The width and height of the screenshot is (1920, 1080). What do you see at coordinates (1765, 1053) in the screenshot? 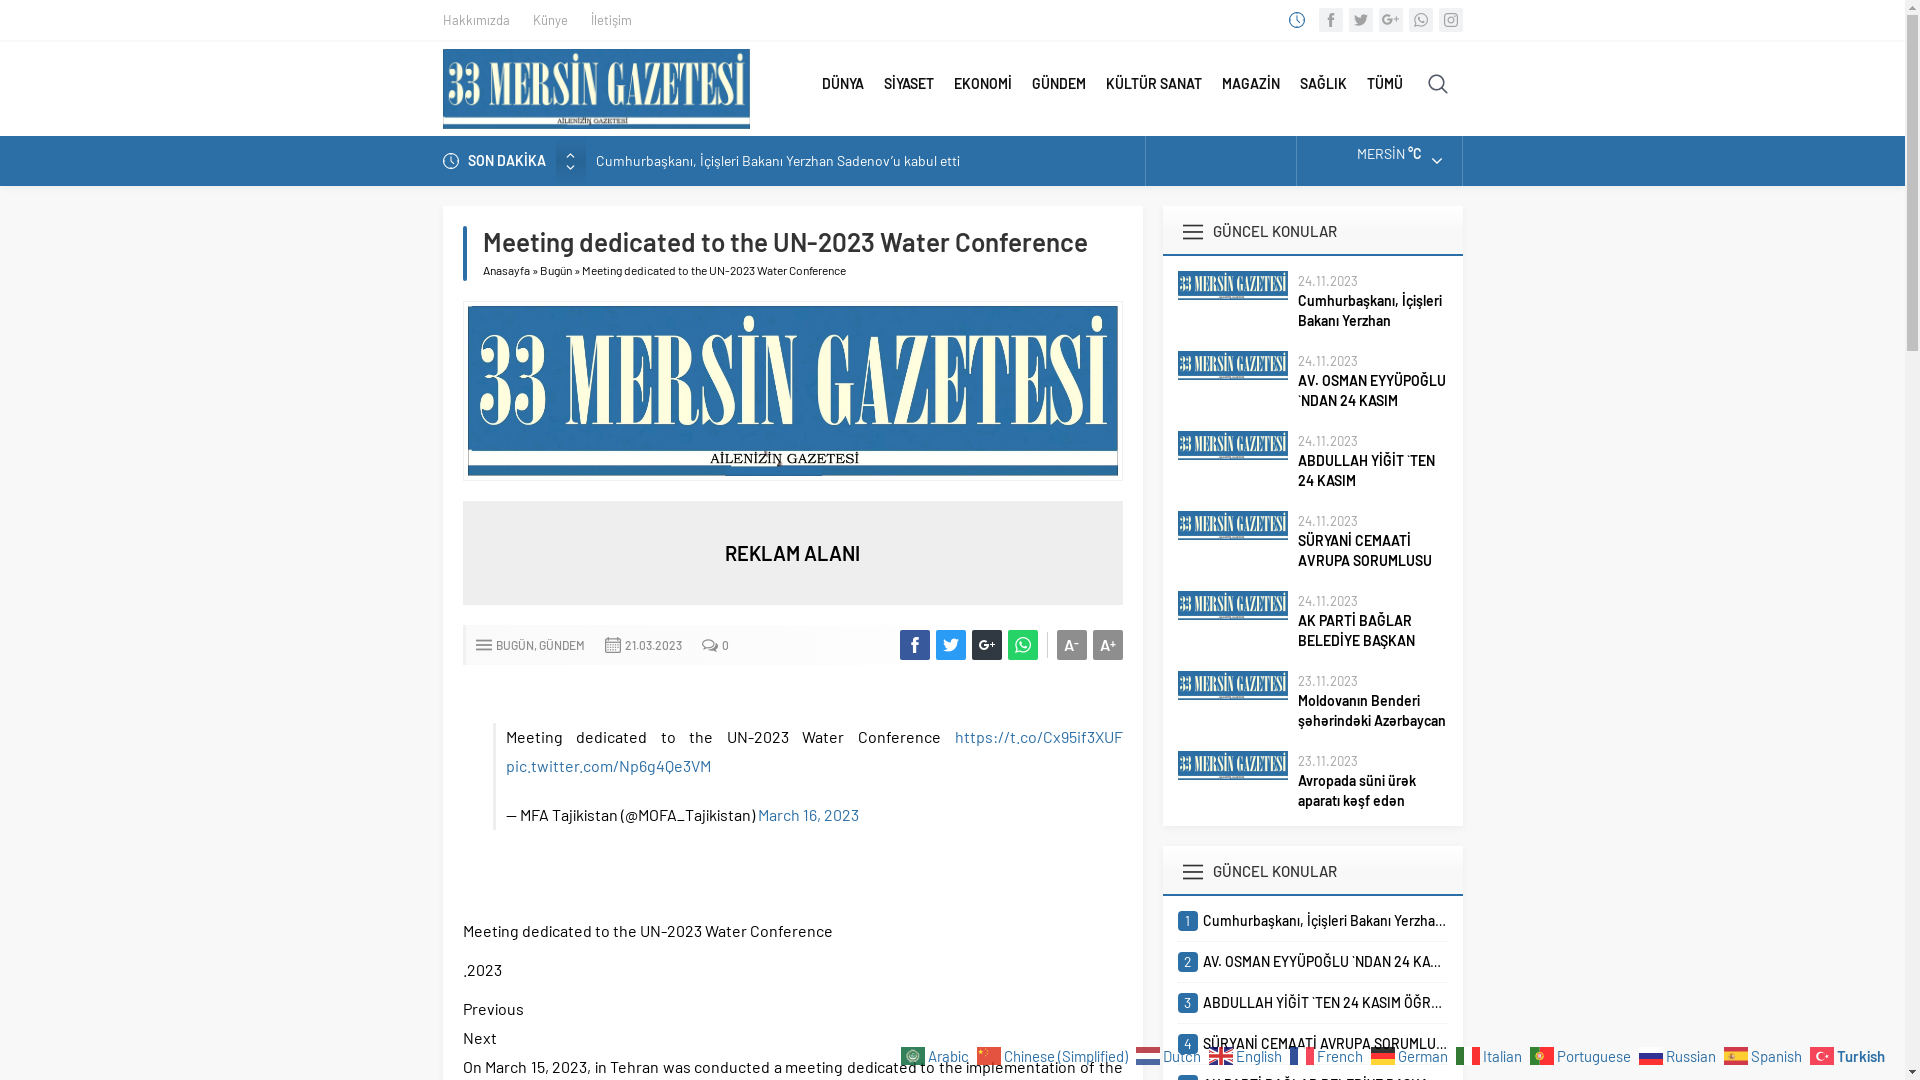
I see `'Spanish'` at bounding box center [1765, 1053].